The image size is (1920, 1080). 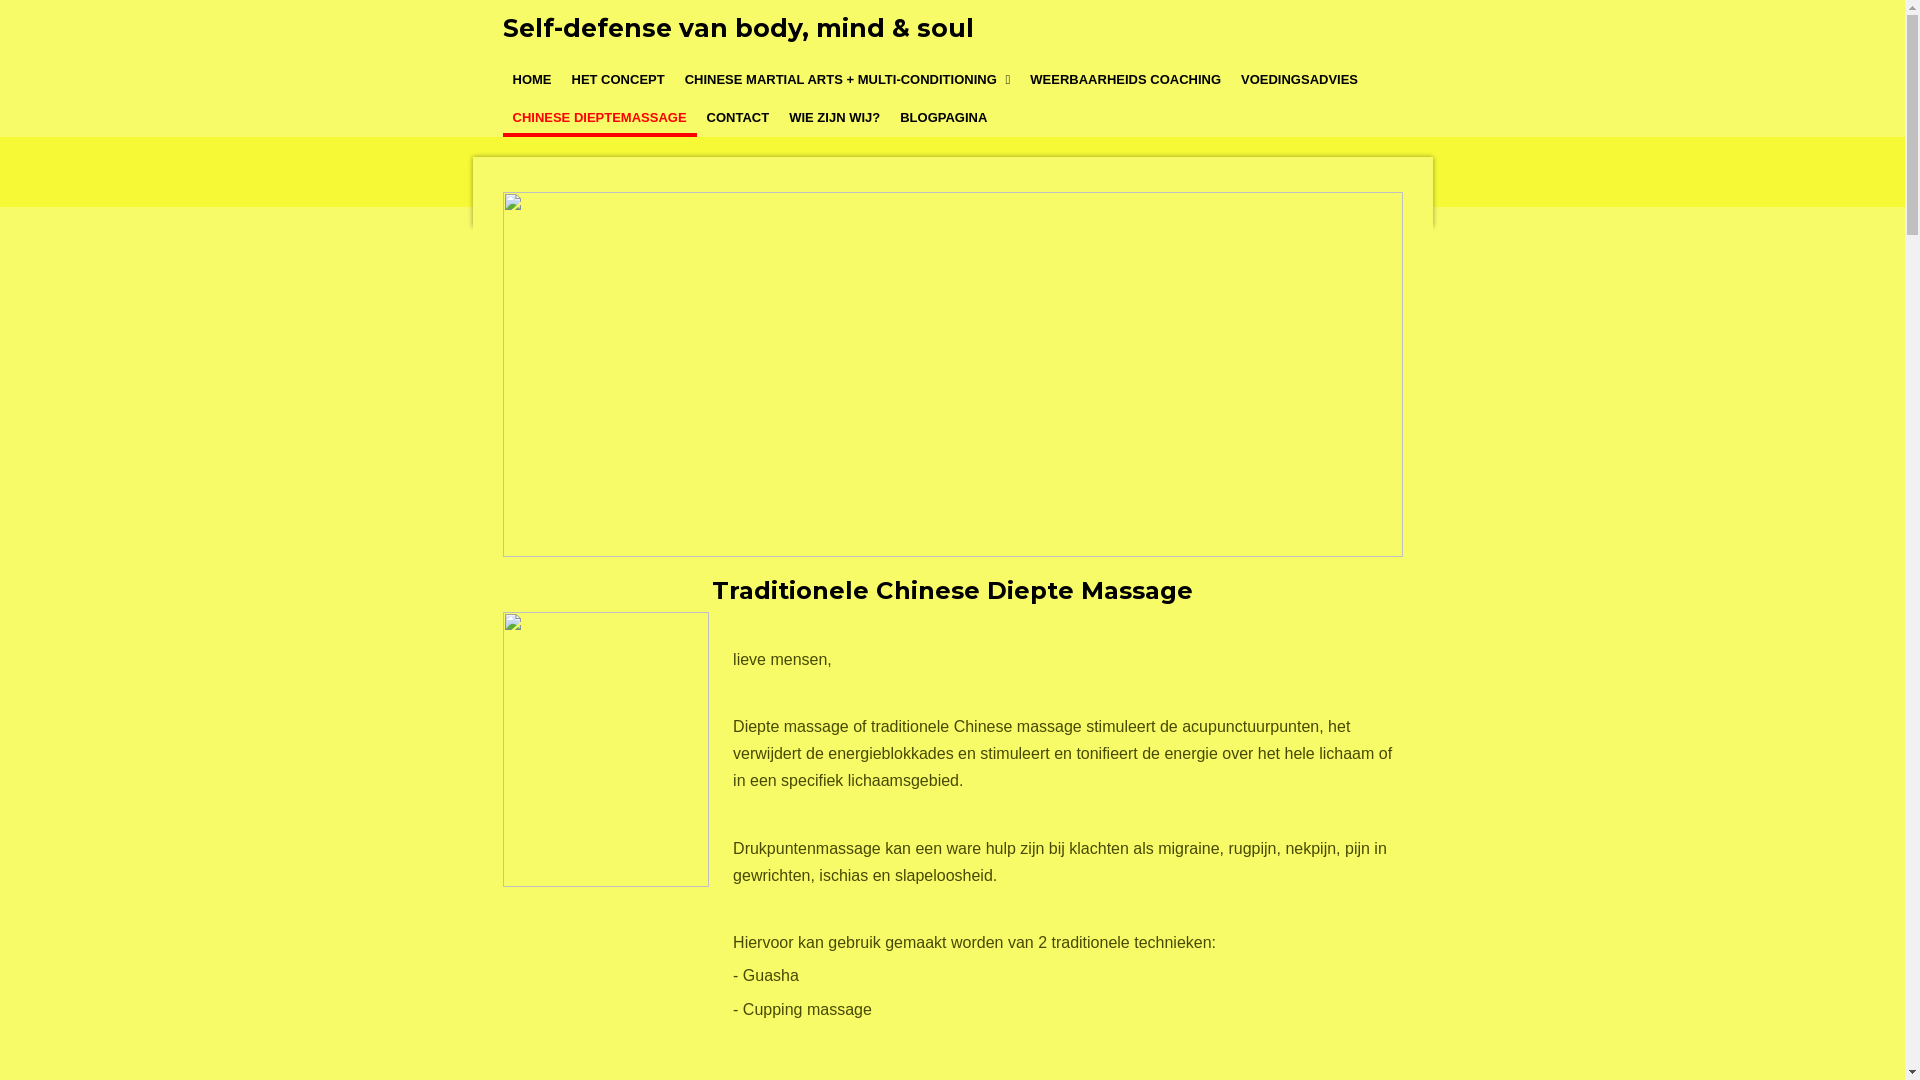 What do you see at coordinates (942, 118) in the screenshot?
I see `'BLOGPAGINA'` at bounding box center [942, 118].